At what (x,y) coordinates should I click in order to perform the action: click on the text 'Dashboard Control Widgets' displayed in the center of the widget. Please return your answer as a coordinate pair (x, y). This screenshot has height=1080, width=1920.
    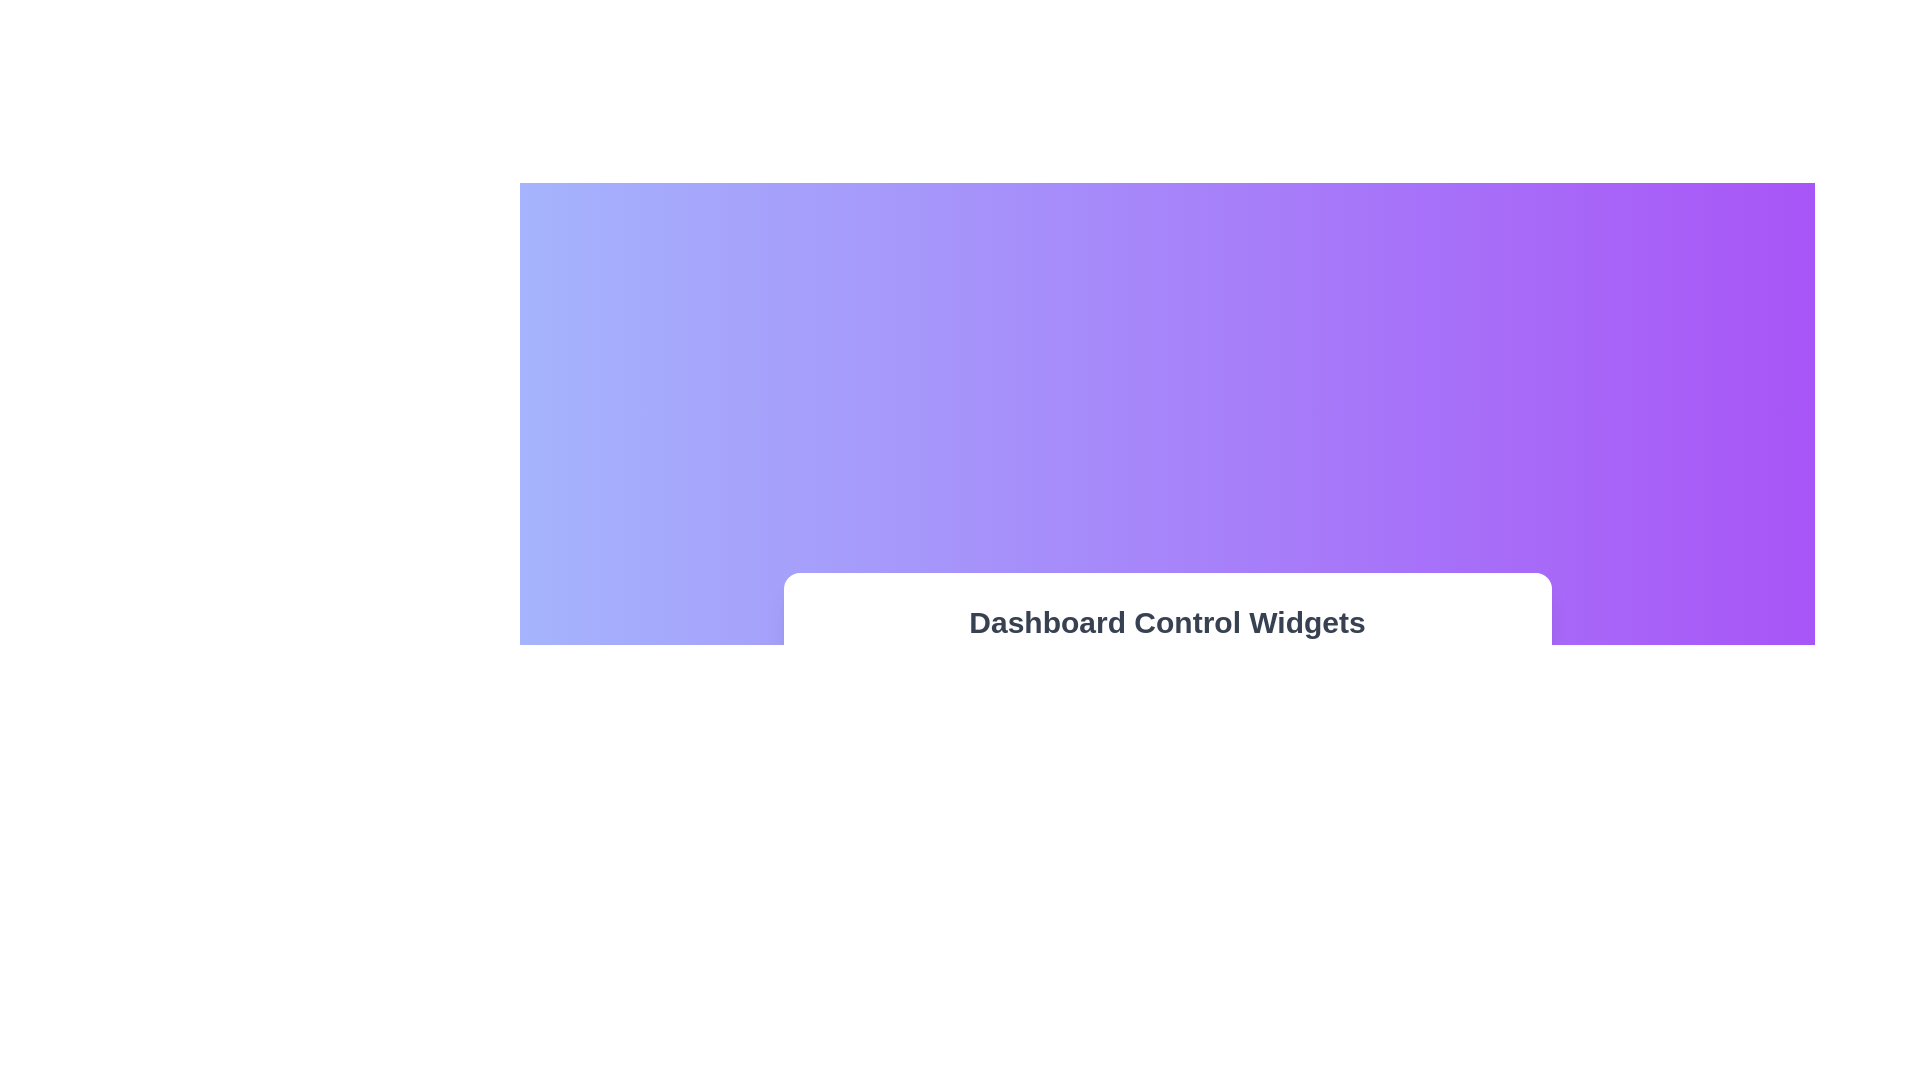
    Looking at the image, I should click on (1167, 622).